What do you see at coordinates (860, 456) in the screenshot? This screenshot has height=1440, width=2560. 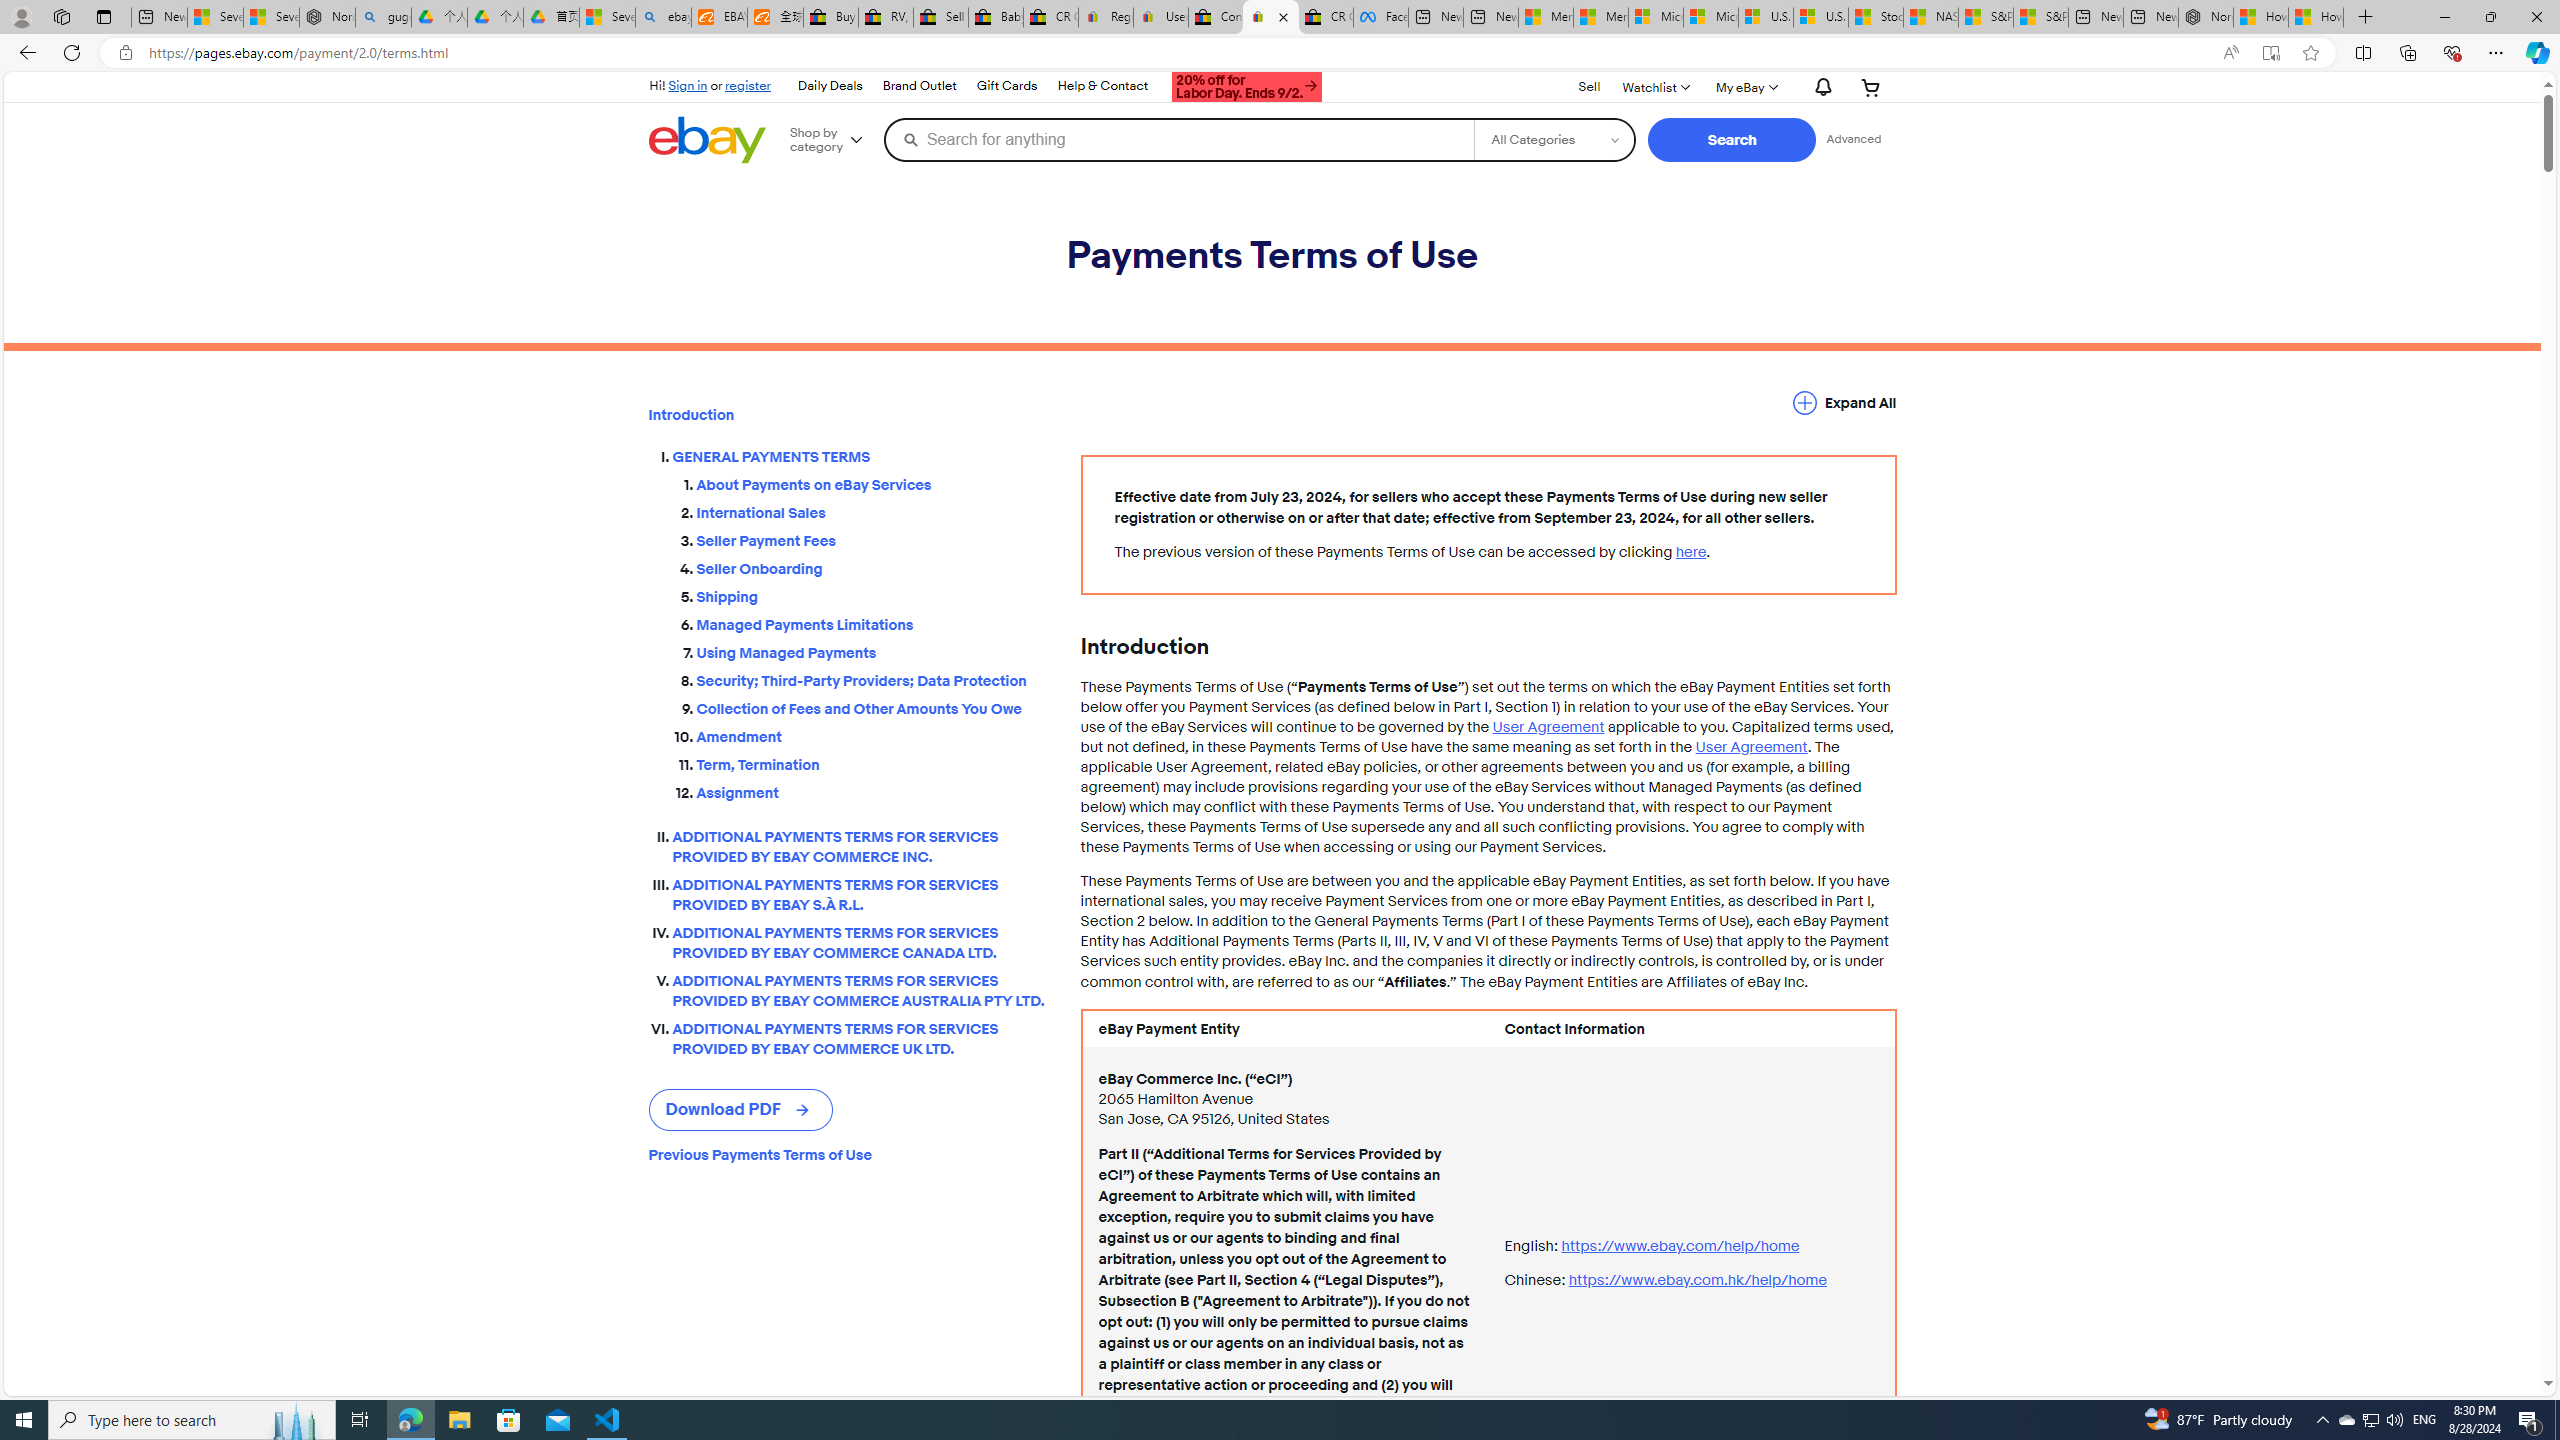 I see `'GENERAL PAYMENTS TERMS'` at bounding box center [860, 456].